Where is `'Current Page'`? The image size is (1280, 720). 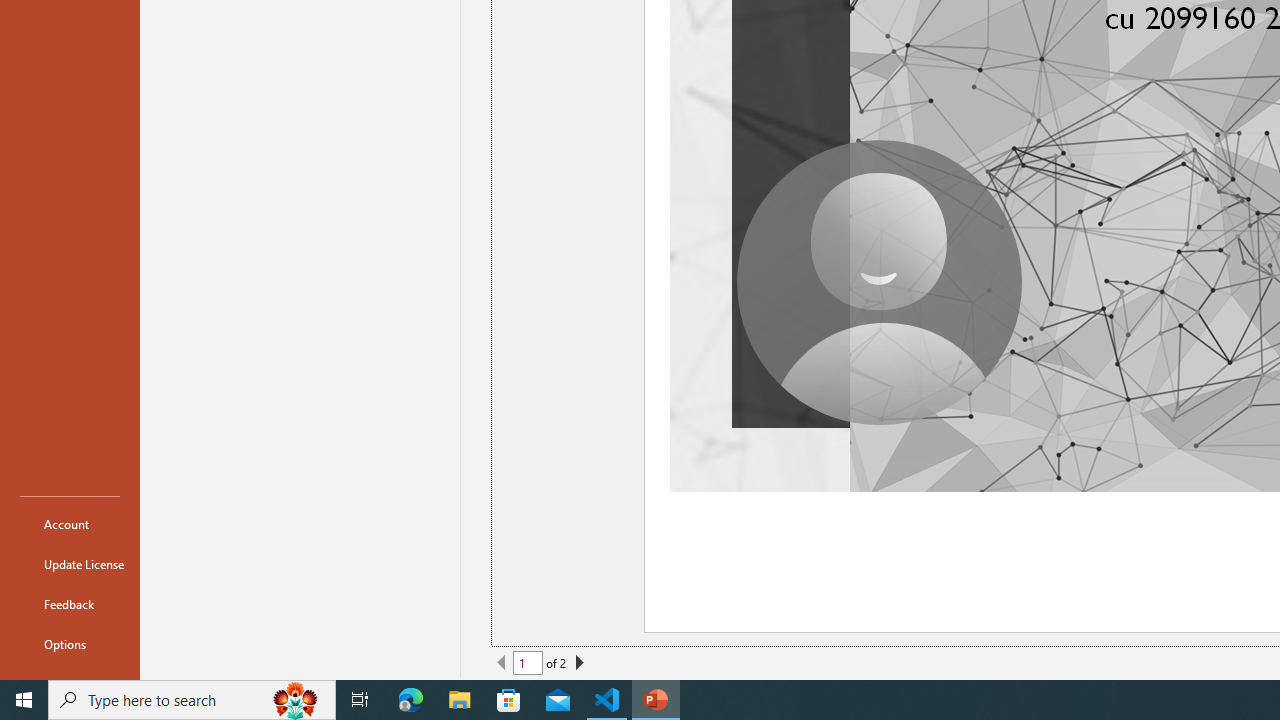
'Current Page' is located at coordinates (528, 663).